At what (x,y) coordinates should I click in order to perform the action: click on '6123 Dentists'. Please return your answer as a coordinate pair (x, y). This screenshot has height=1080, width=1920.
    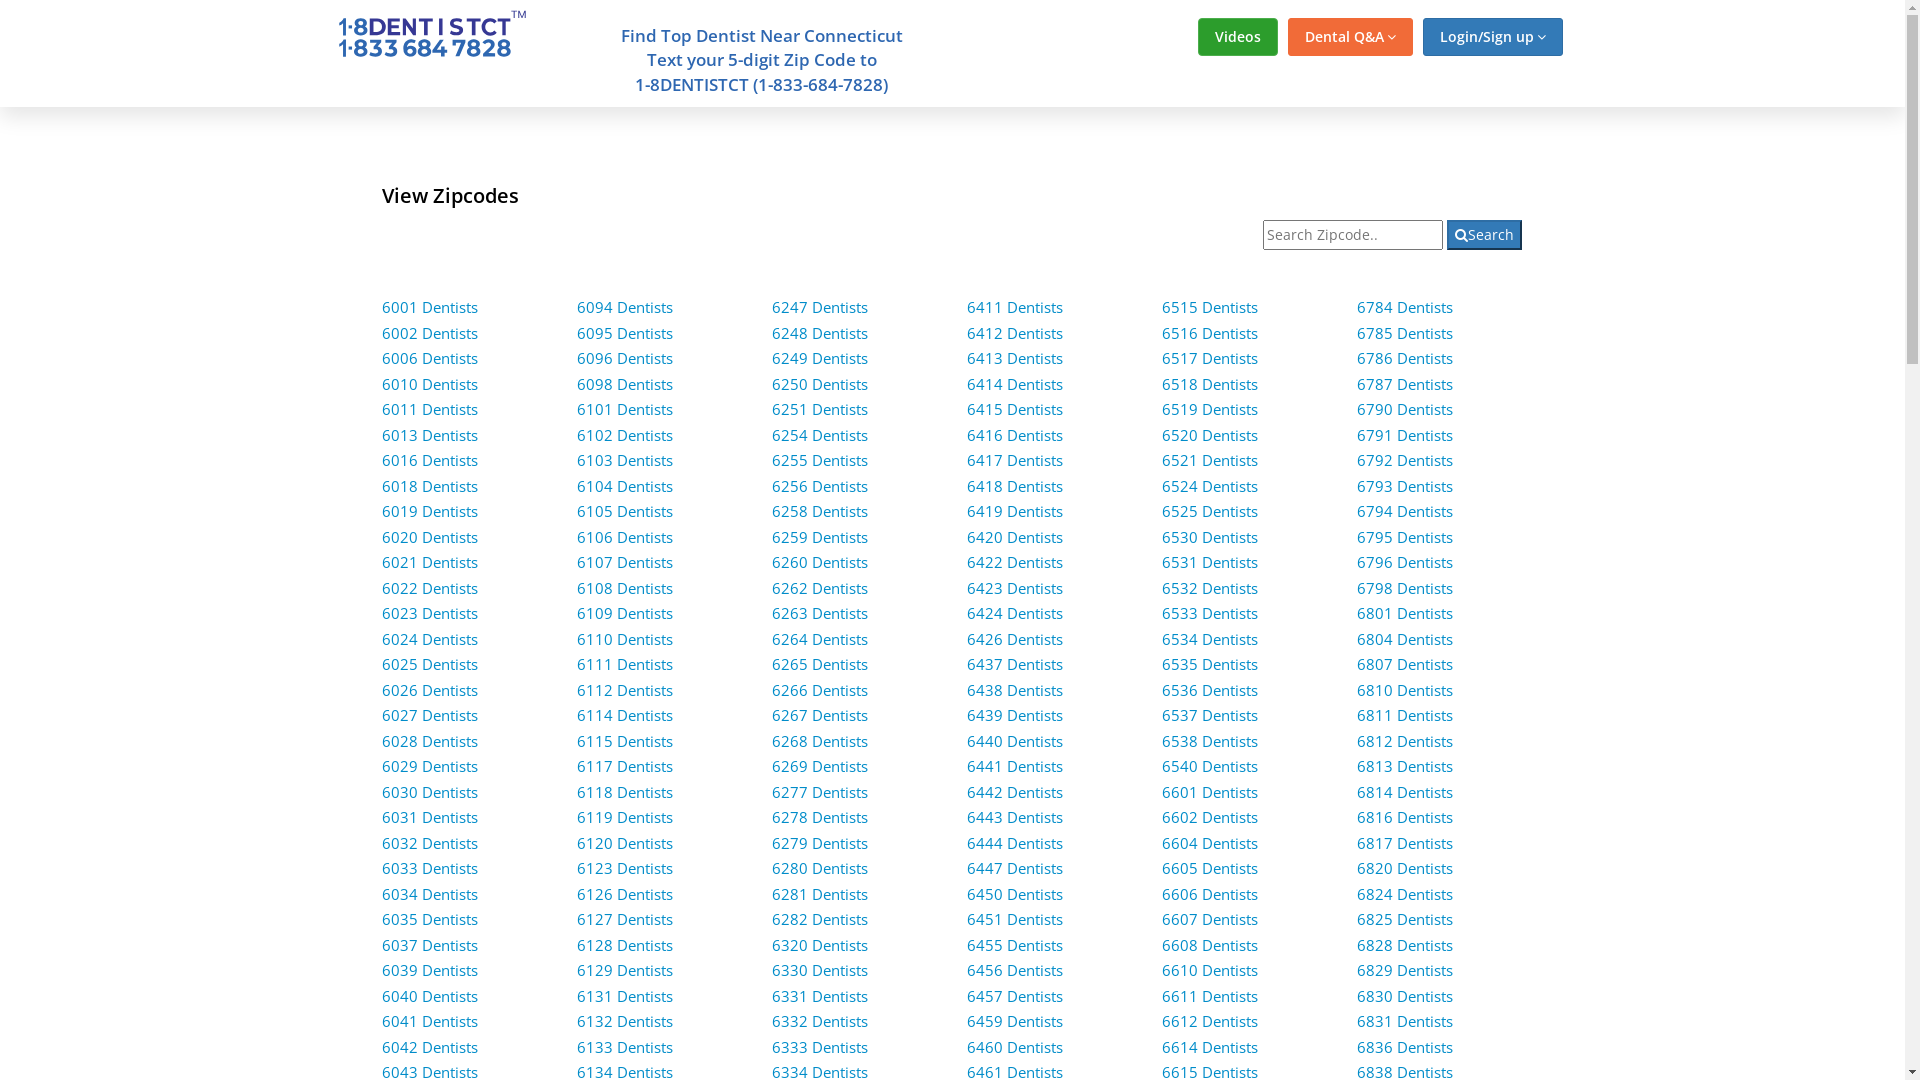
    Looking at the image, I should click on (623, 866).